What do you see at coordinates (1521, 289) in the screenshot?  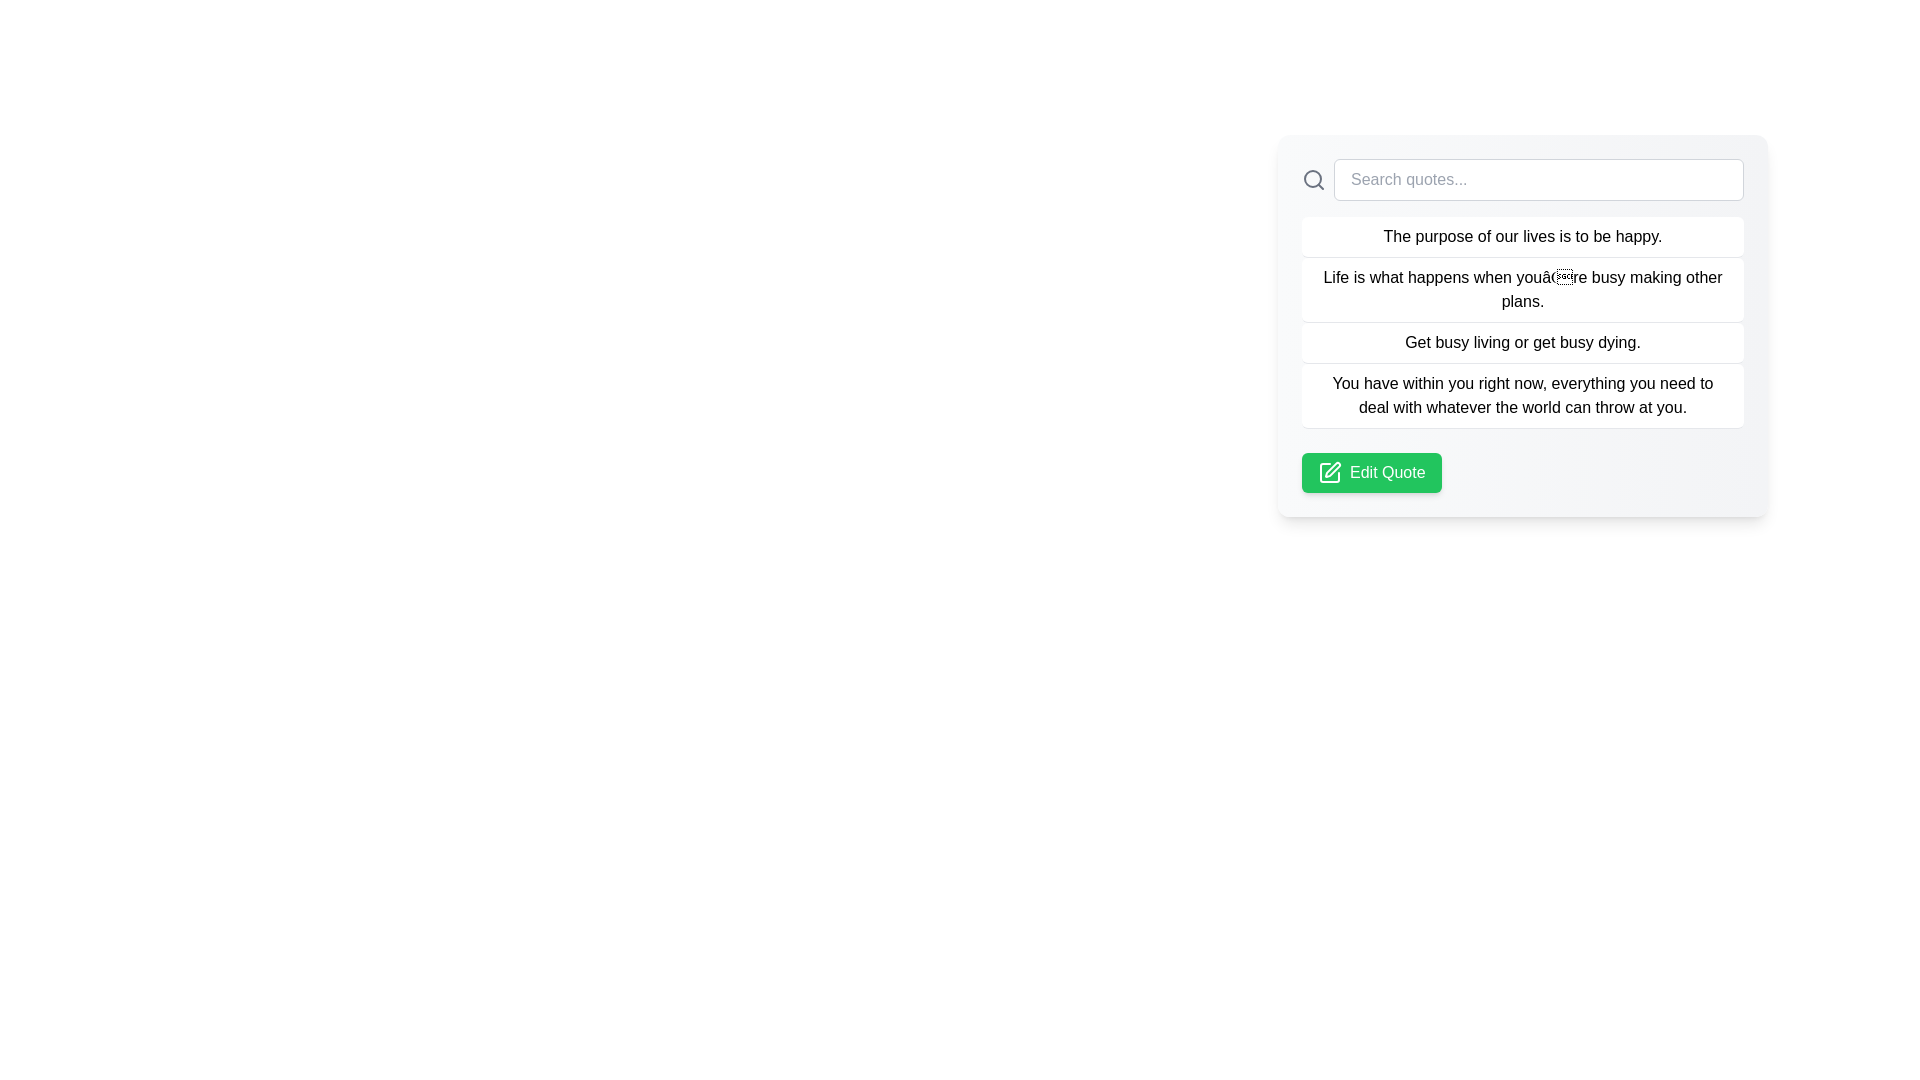 I see `the text block displaying the quote 'Life is what happens when you’re busy making other plans.' which is the second item in a vertically stacked list of text blocks` at bounding box center [1521, 289].